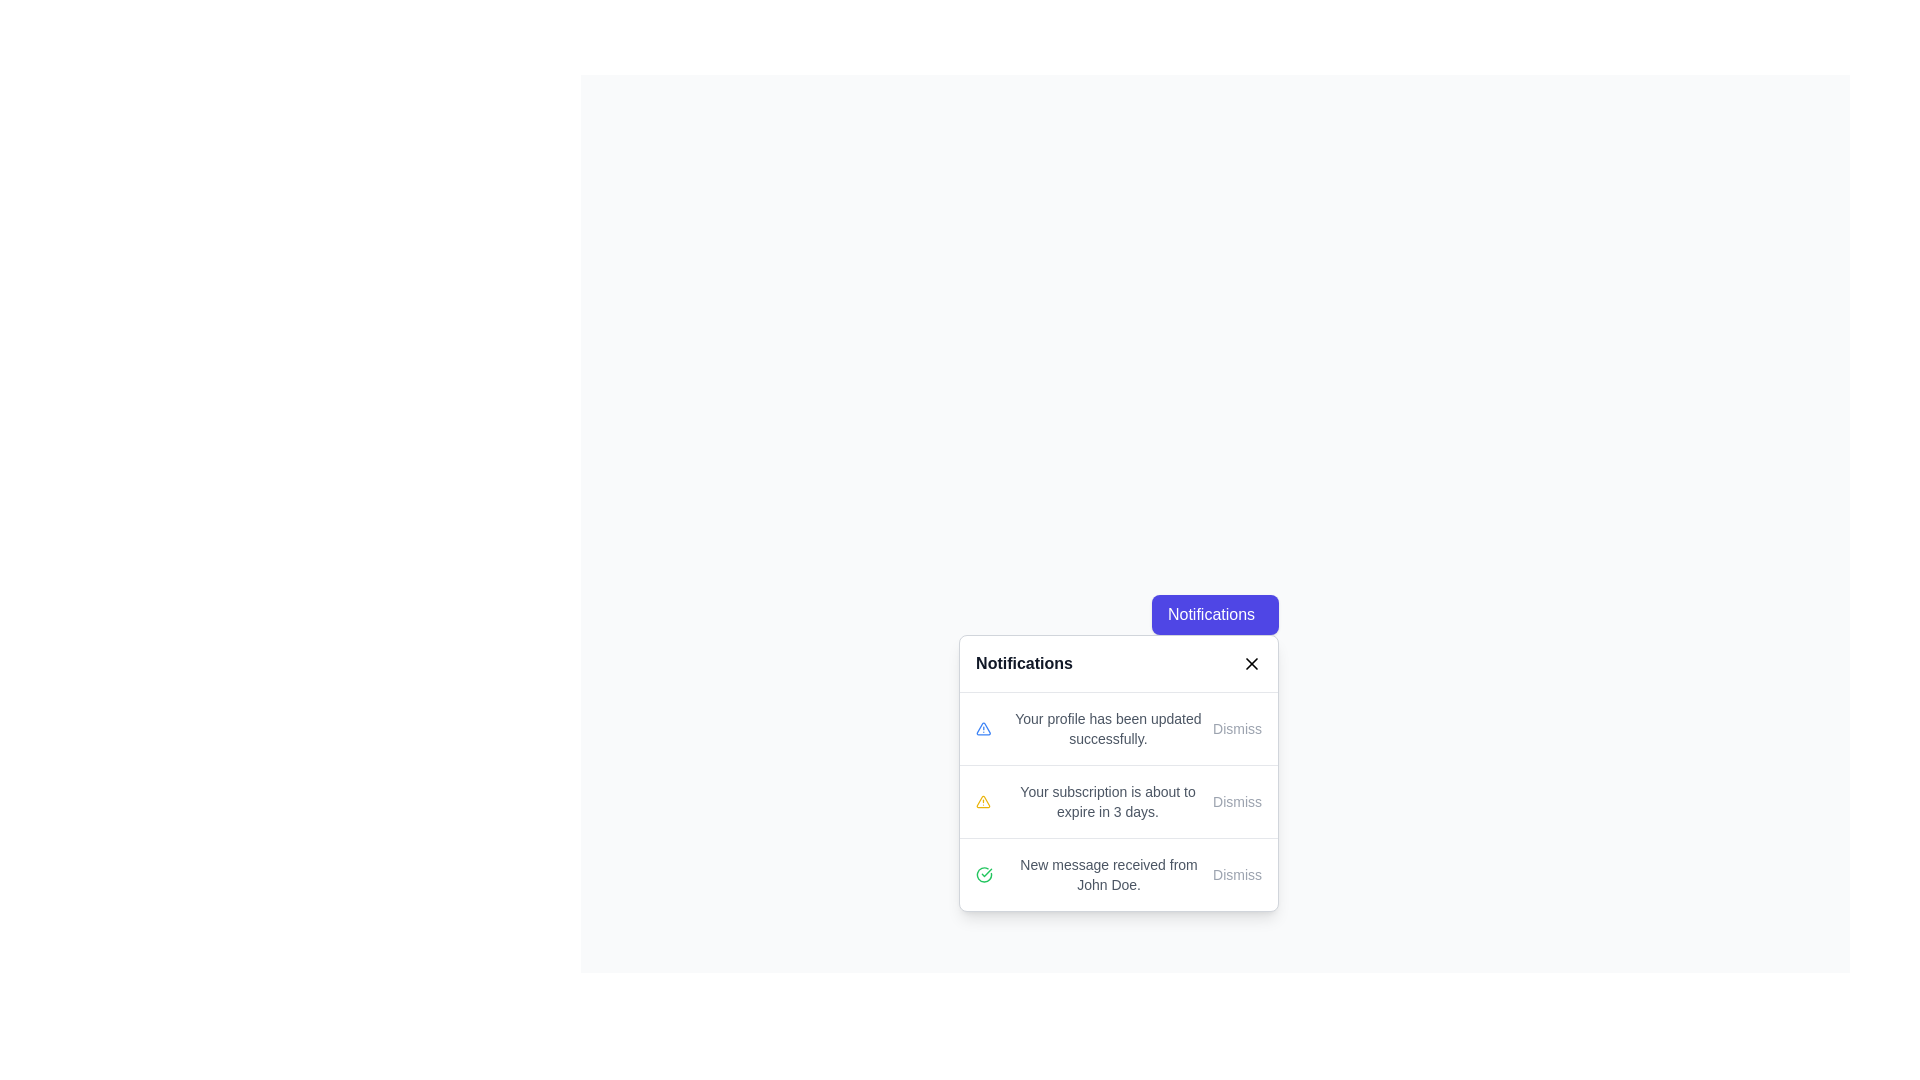 This screenshot has width=1920, height=1080. I want to click on message displayed in the text label that says 'Your profile has been updated successfully.' located in the notification center as the first message item, so click(1107, 729).